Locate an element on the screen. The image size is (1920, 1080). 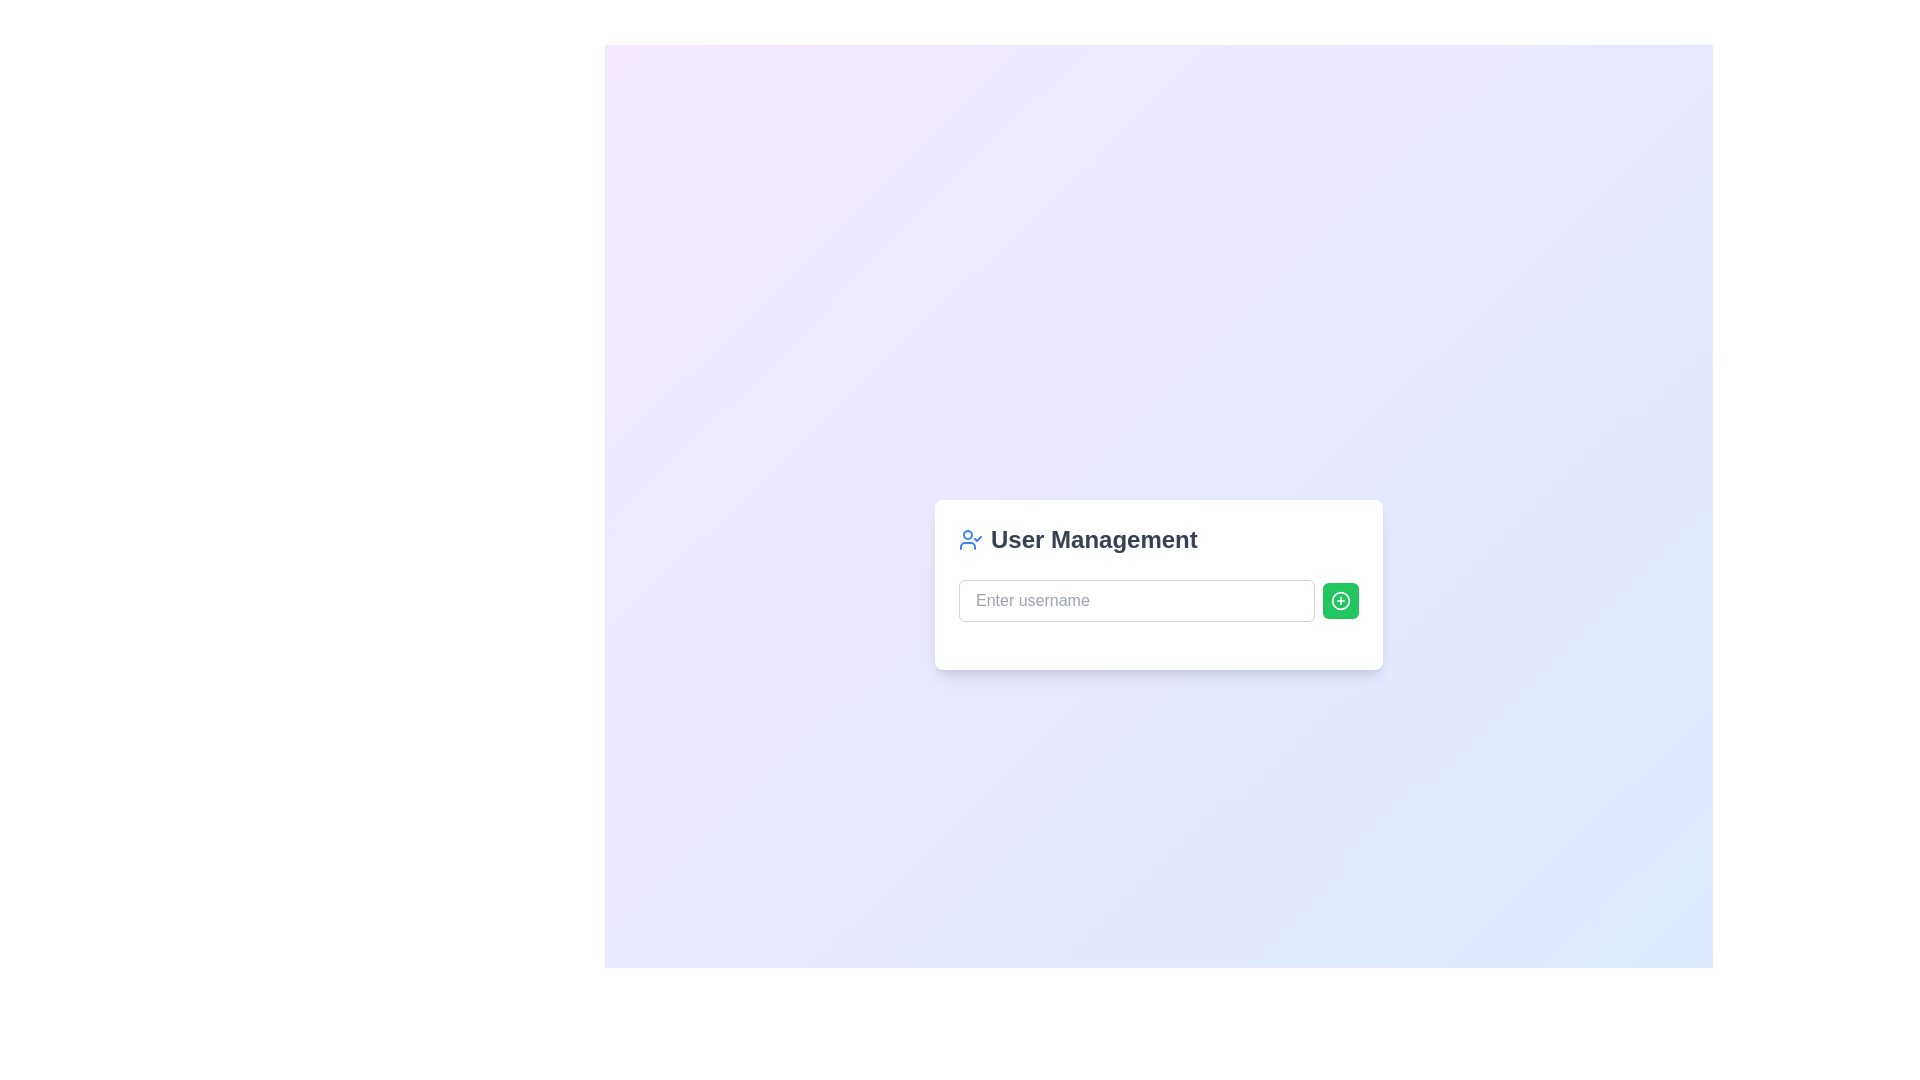
the button located on the right side of the text input field labeled 'Enter username' to initiate its action is located at coordinates (1340, 600).